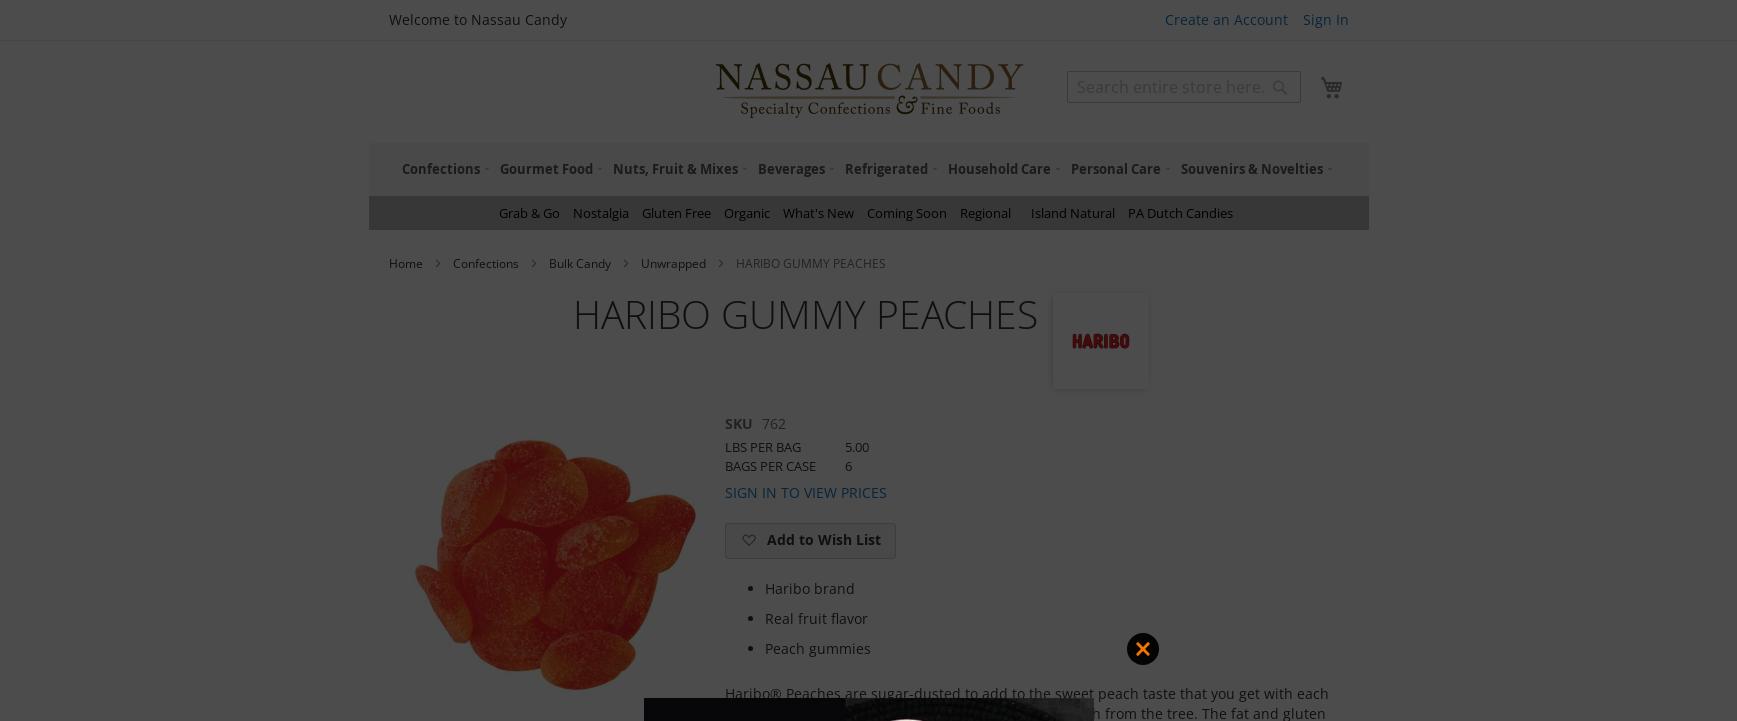 This screenshot has width=1737, height=721. Describe the element at coordinates (762, 618) in the screenshot. I see `'Real fruit flavor'` at that location.